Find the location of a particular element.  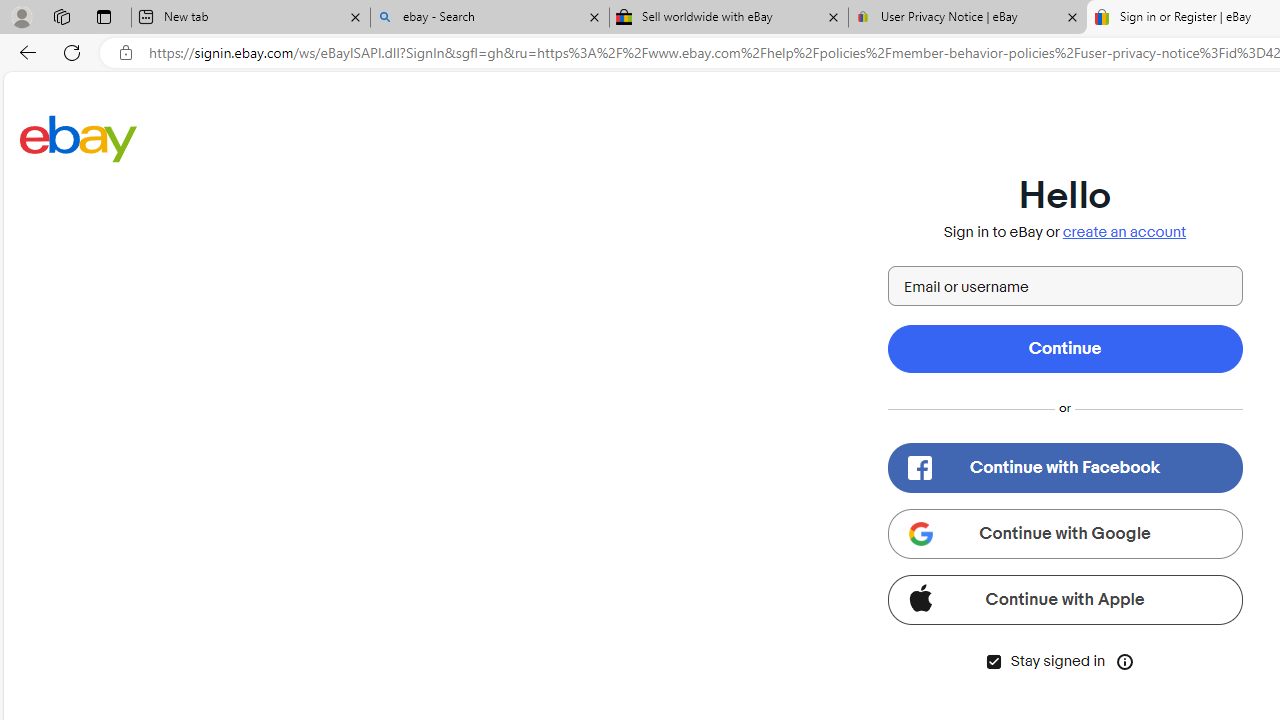

'eBay Home' is located at coordinates (78, 137).